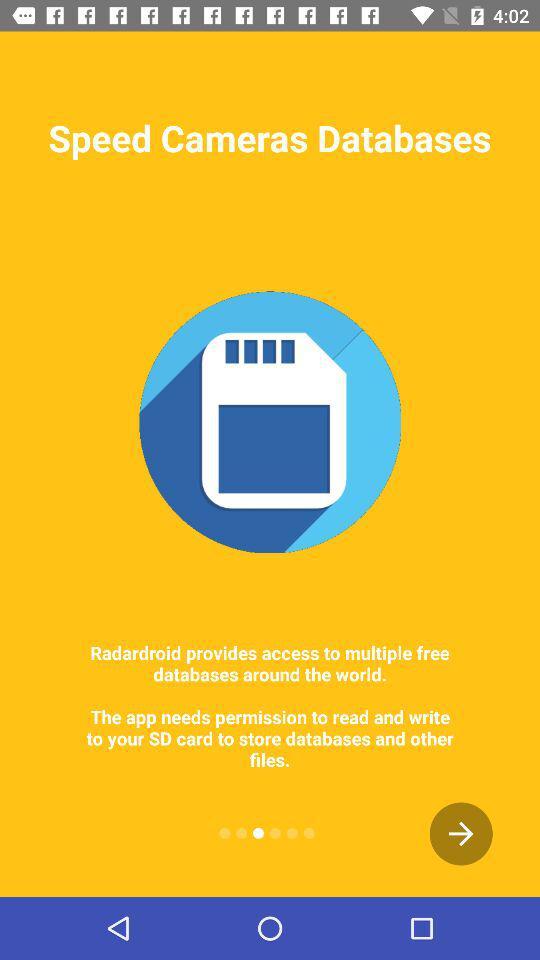  What do you see at coordinates (461, 833) in the screenshot?
I see `next screen` at bounding box center [461, 833].